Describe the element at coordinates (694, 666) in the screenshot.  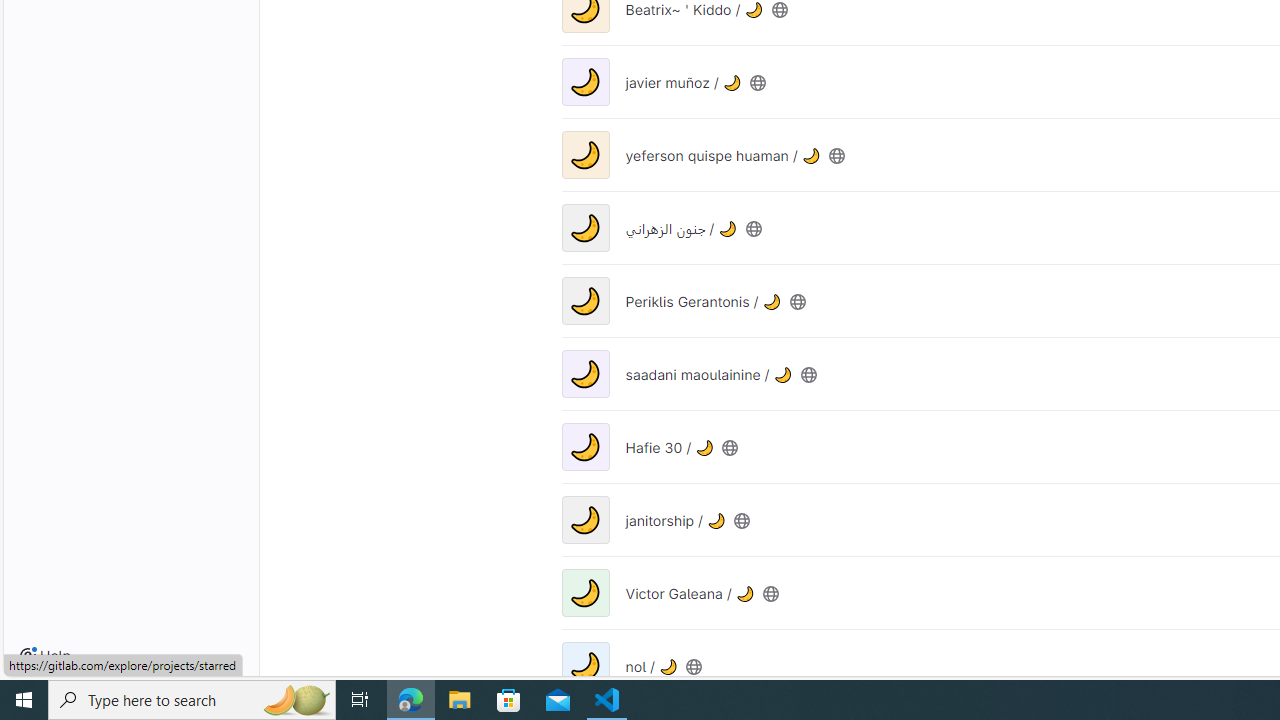
I see `'Class: s16'` at that location.